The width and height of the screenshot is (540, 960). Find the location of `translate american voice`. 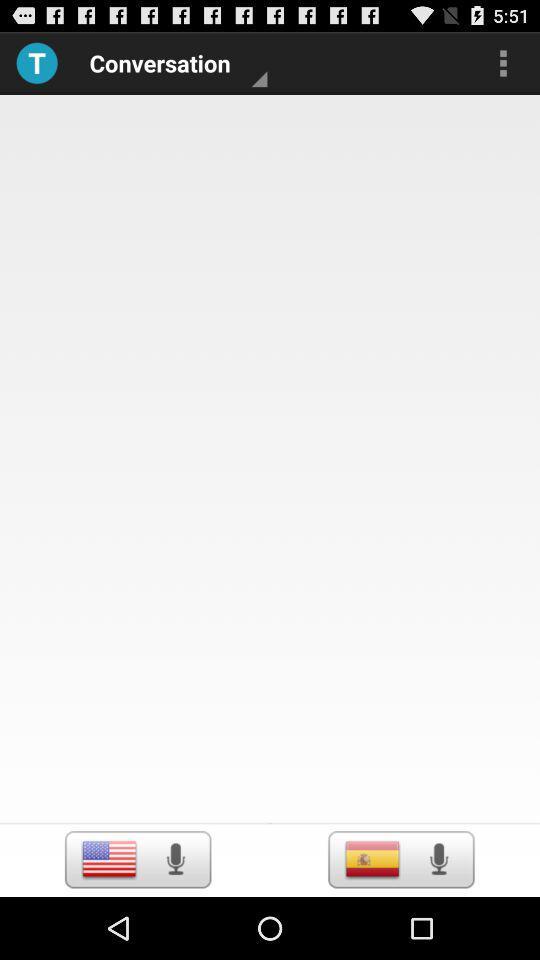

translate american voice is located at coordinates (175, 858).